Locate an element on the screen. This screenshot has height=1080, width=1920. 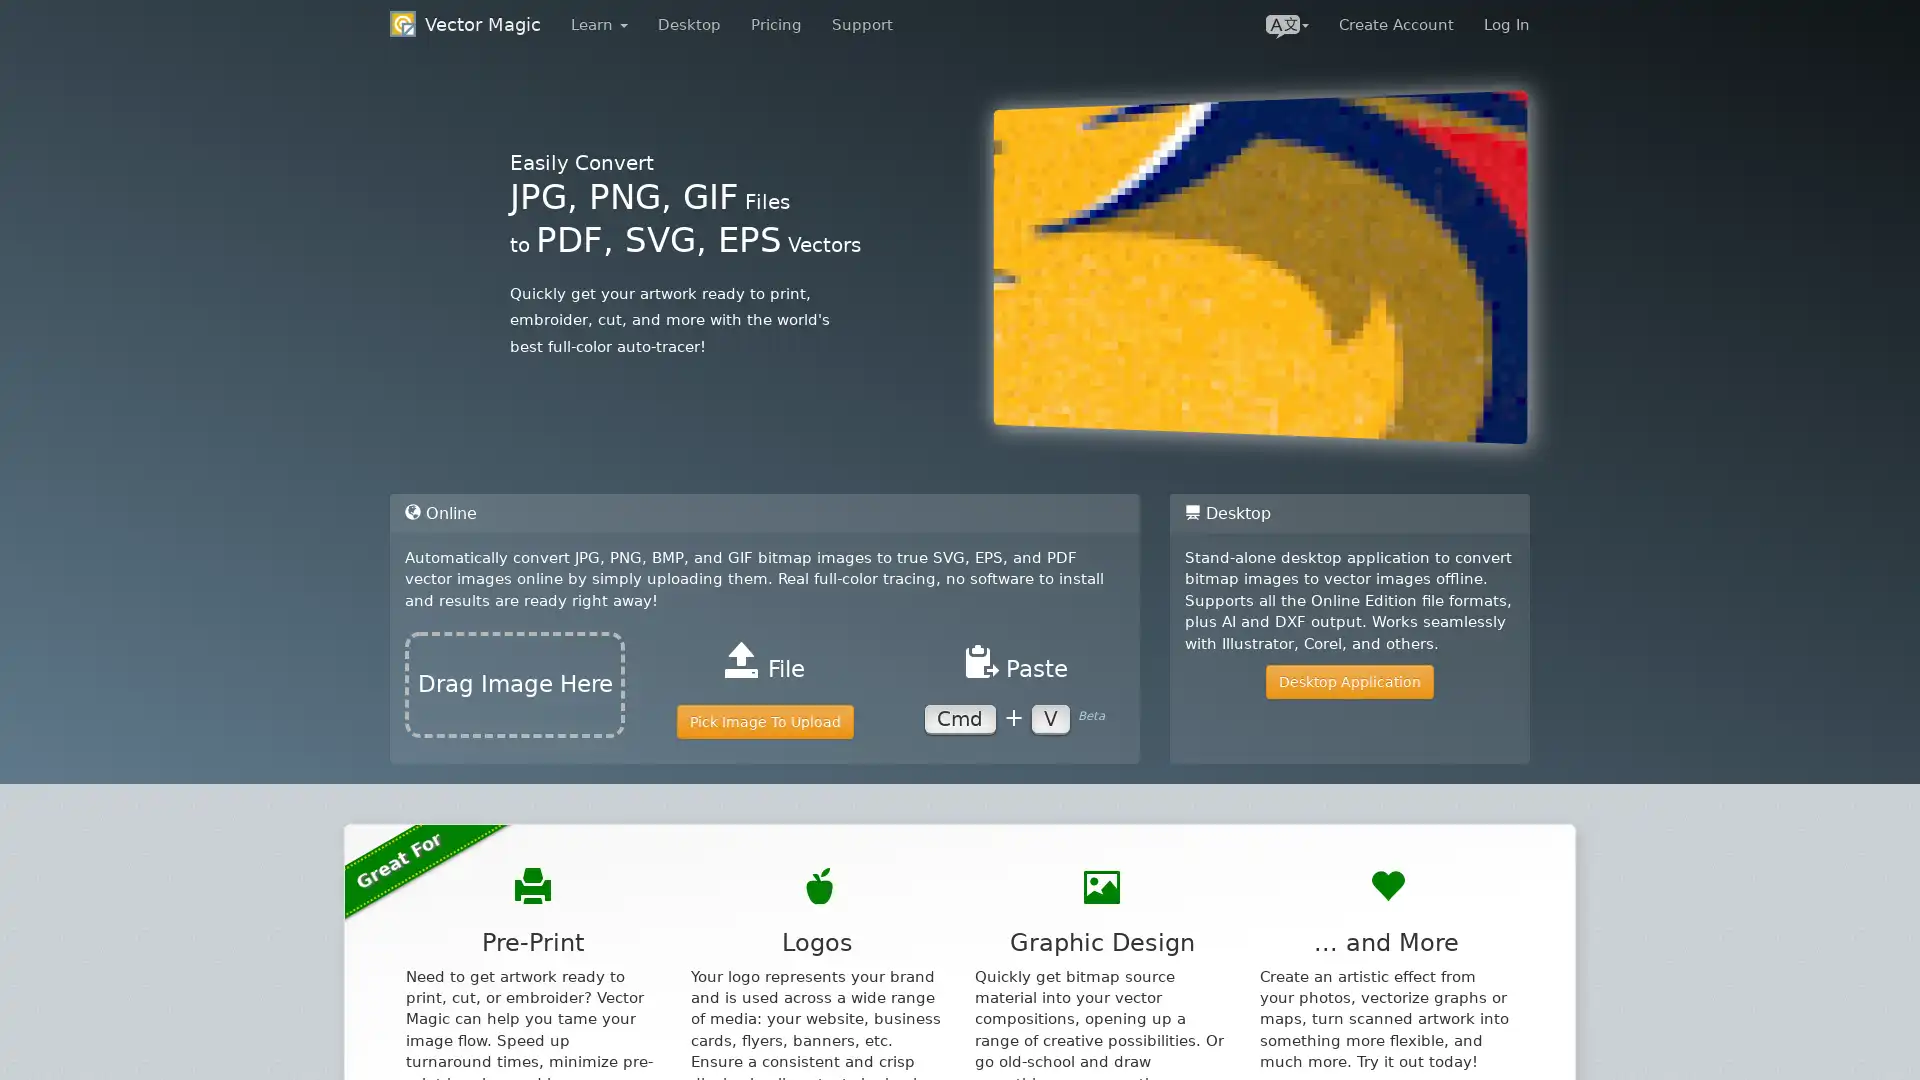
Pick Image To Upload is located at coordinates (763, 721).